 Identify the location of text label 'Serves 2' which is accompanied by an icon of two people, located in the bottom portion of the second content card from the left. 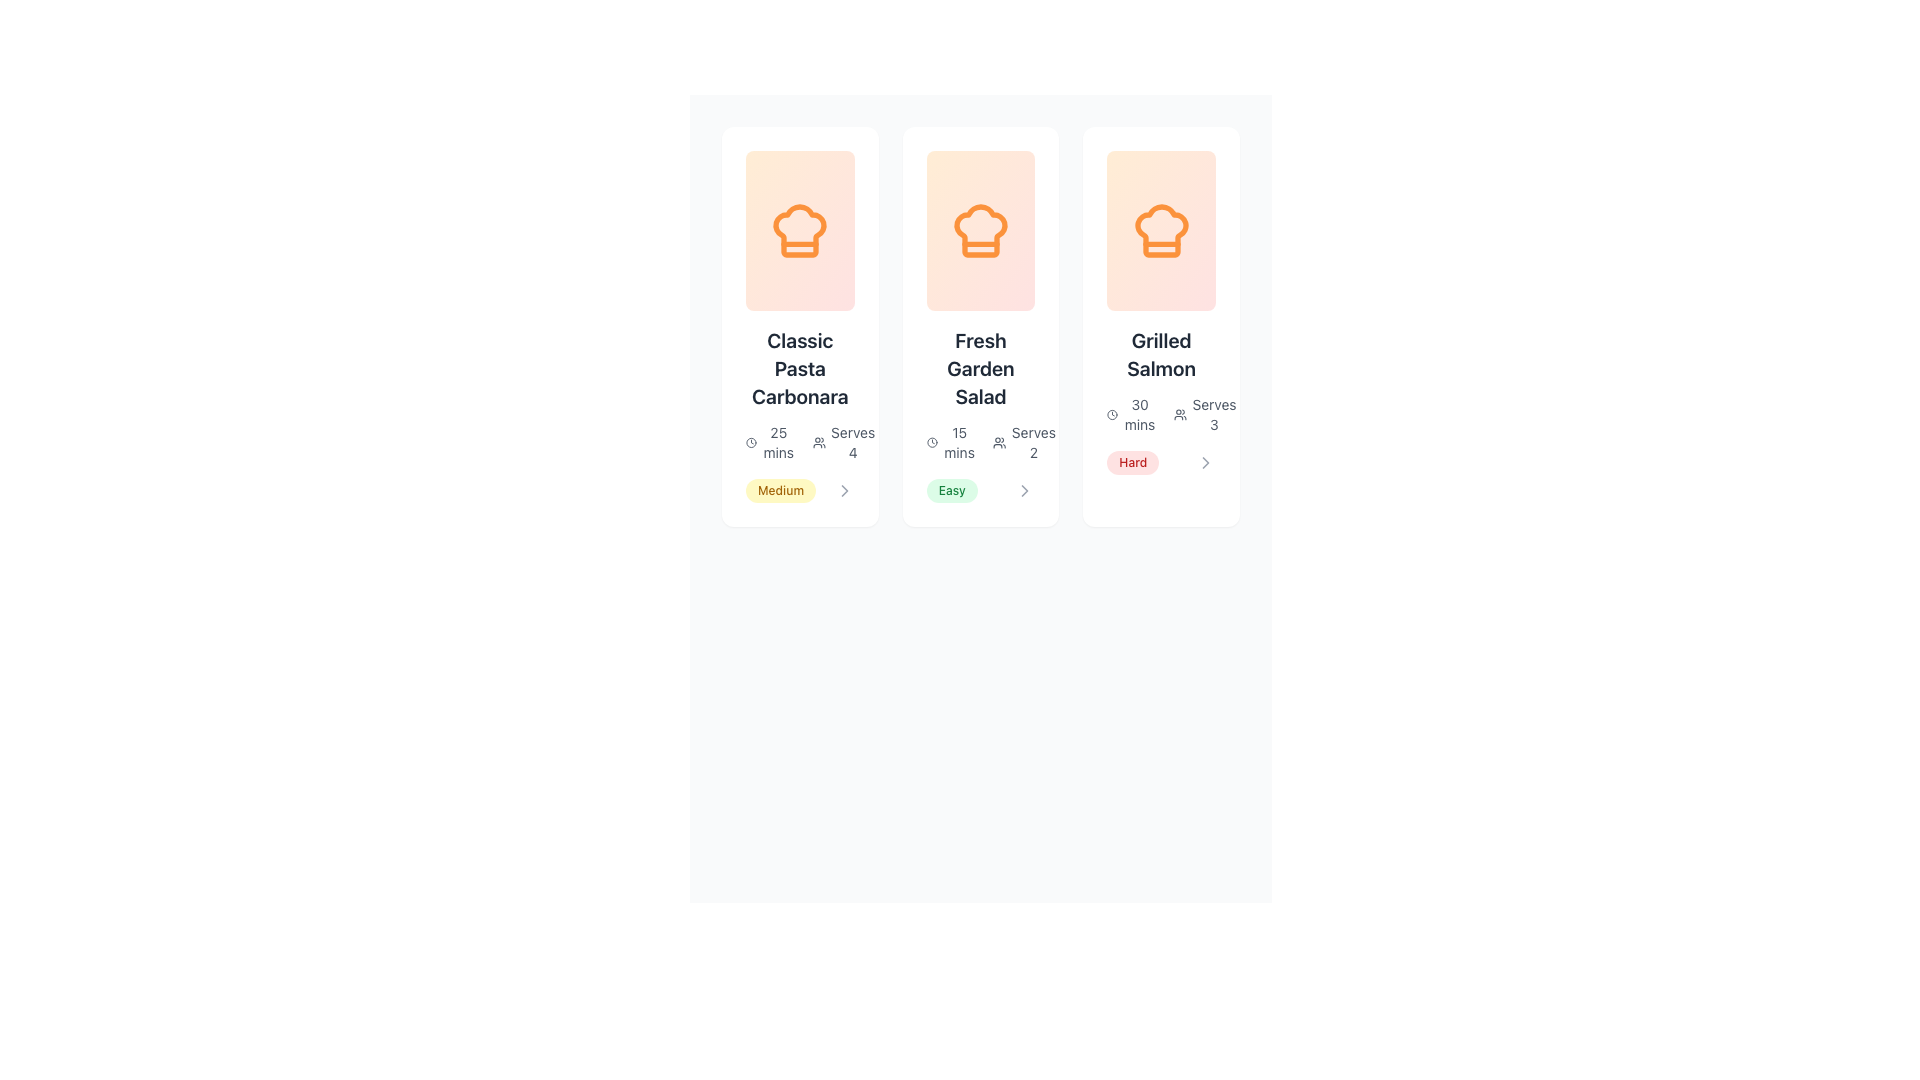
(1025, 442).